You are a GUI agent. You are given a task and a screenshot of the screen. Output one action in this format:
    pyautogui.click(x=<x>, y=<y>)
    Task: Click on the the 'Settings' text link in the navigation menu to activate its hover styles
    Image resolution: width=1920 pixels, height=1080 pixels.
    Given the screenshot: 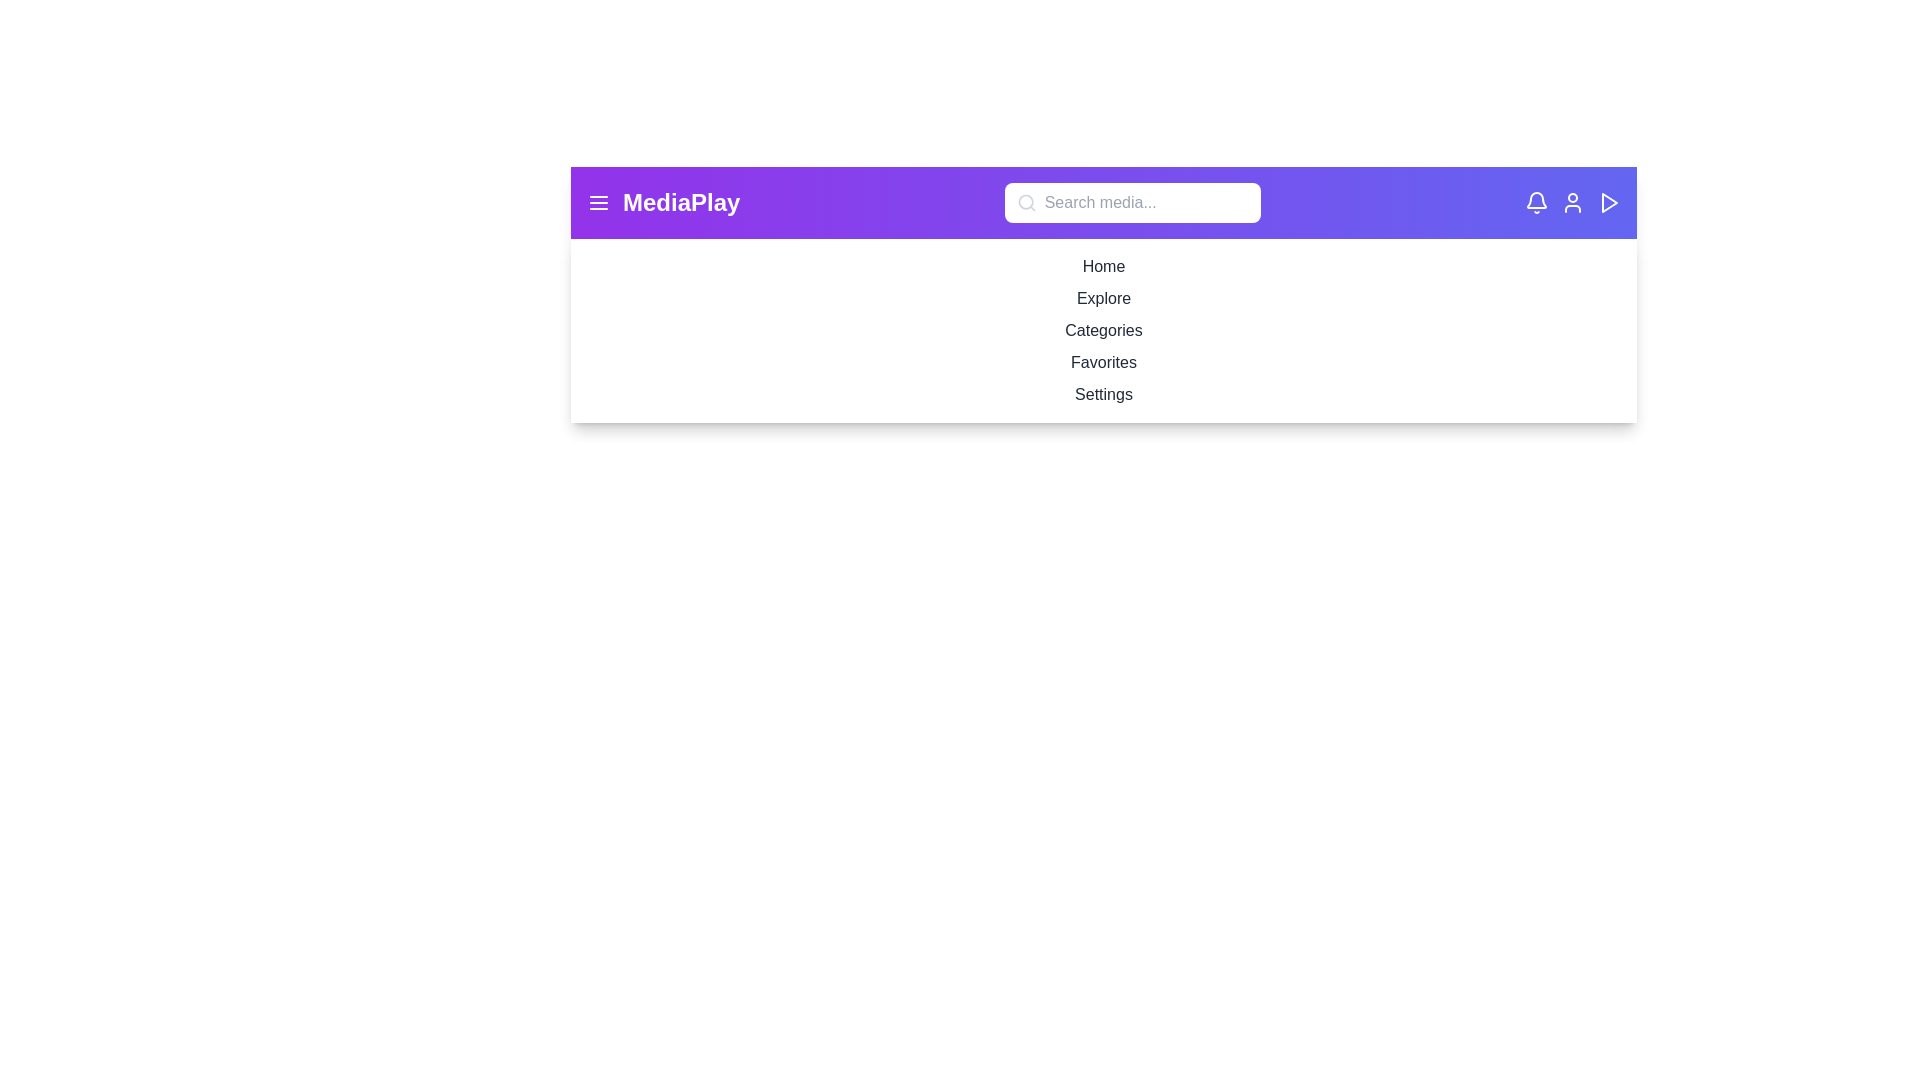 What is the action you would take?
    pyautogui.click(x=1103, y=394)
    